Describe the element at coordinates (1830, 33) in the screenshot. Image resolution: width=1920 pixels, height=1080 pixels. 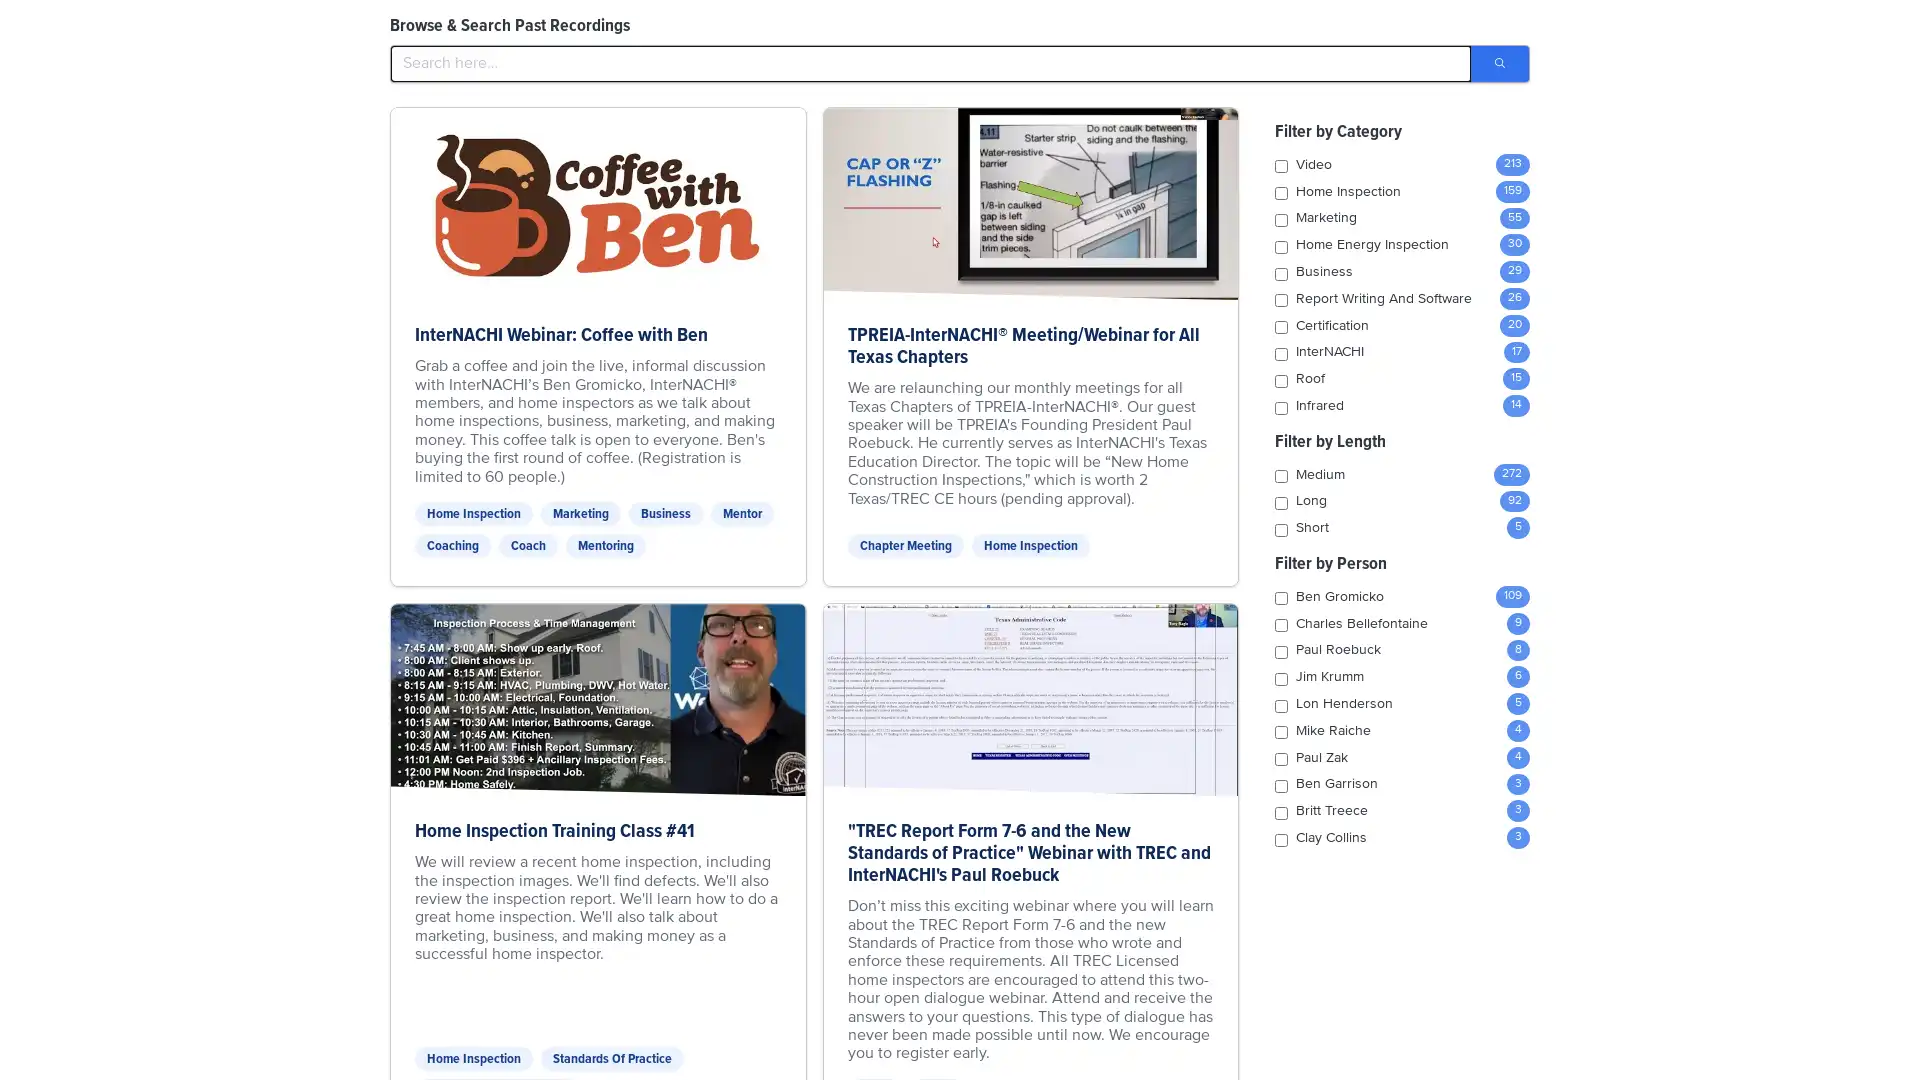
I see `Back to Top` at that location.